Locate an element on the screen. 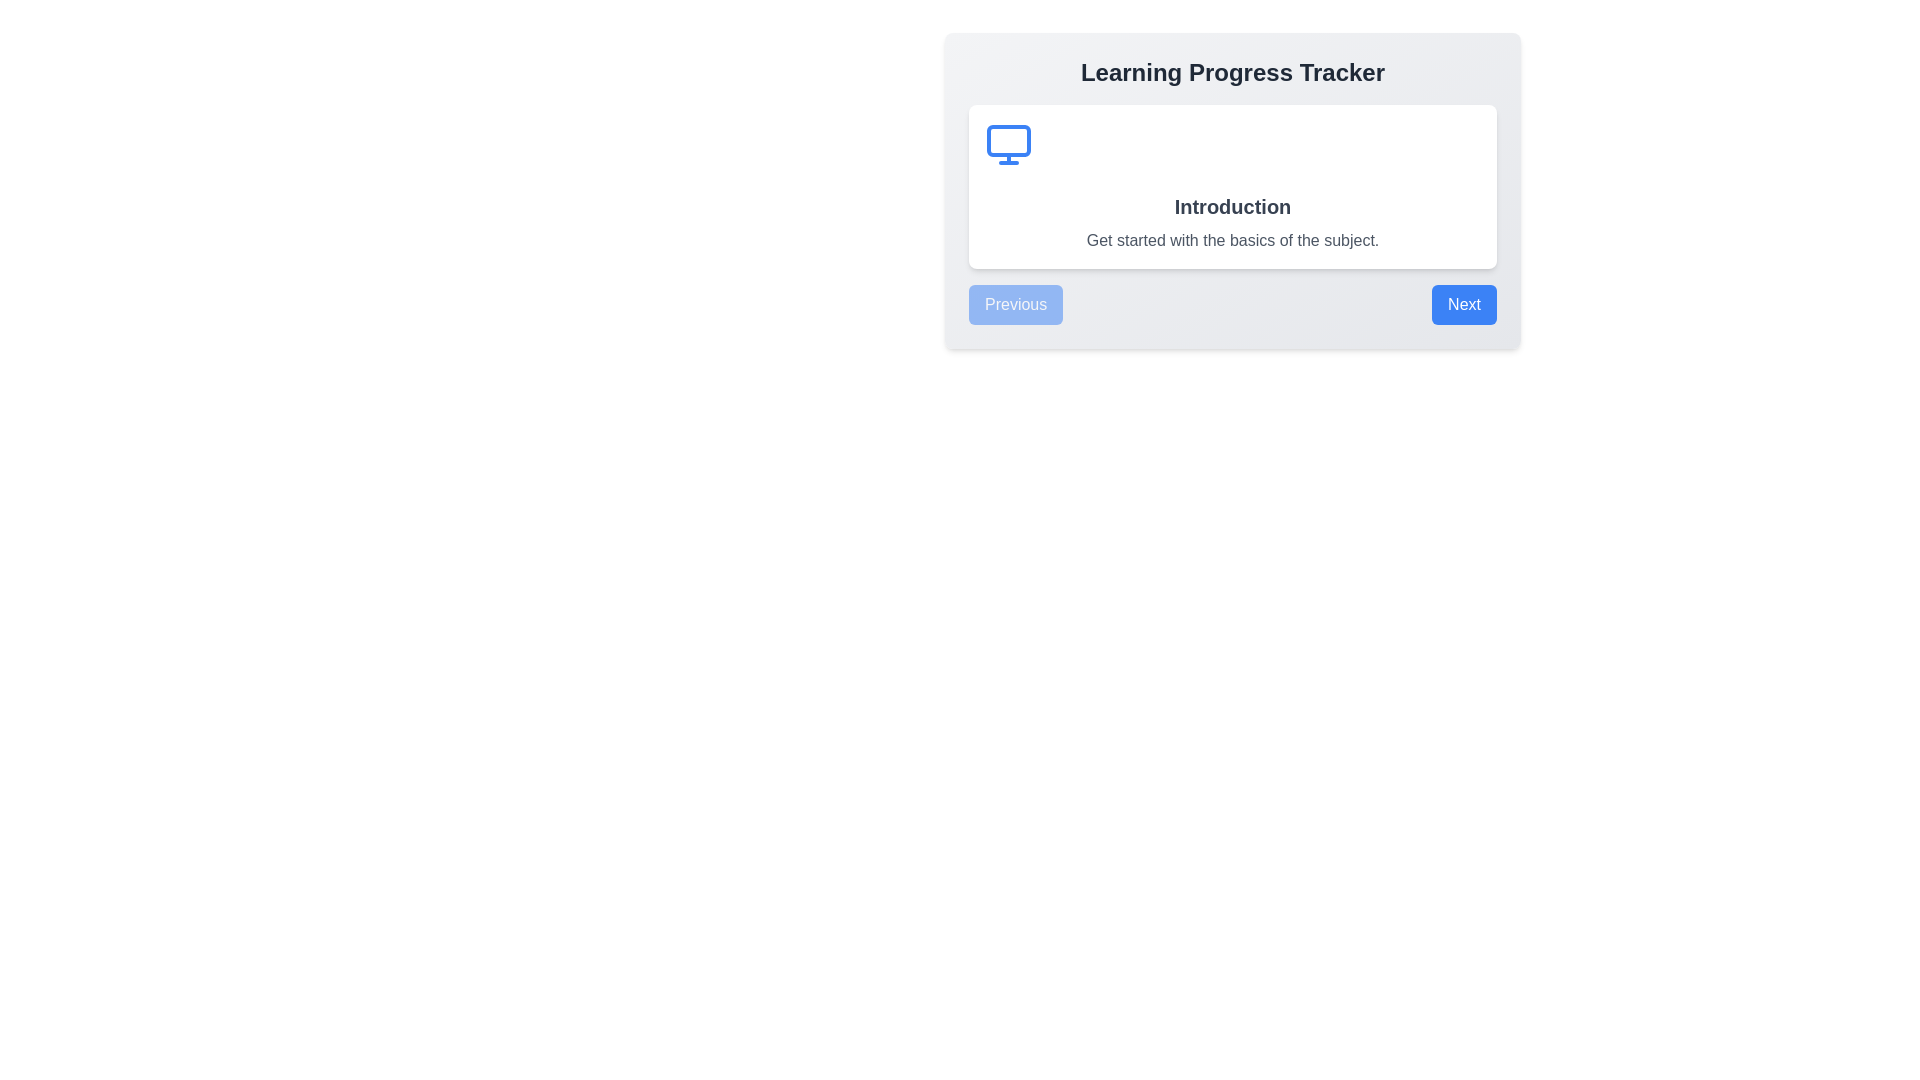 This screenshot has width=1920, height=1080. the text element stating 'Introduction', which is presented in bold and slightly larger font size, located centrally within the interface above the text 'Get started with the basics of the subject.' is located at coordinates (1232, 207).